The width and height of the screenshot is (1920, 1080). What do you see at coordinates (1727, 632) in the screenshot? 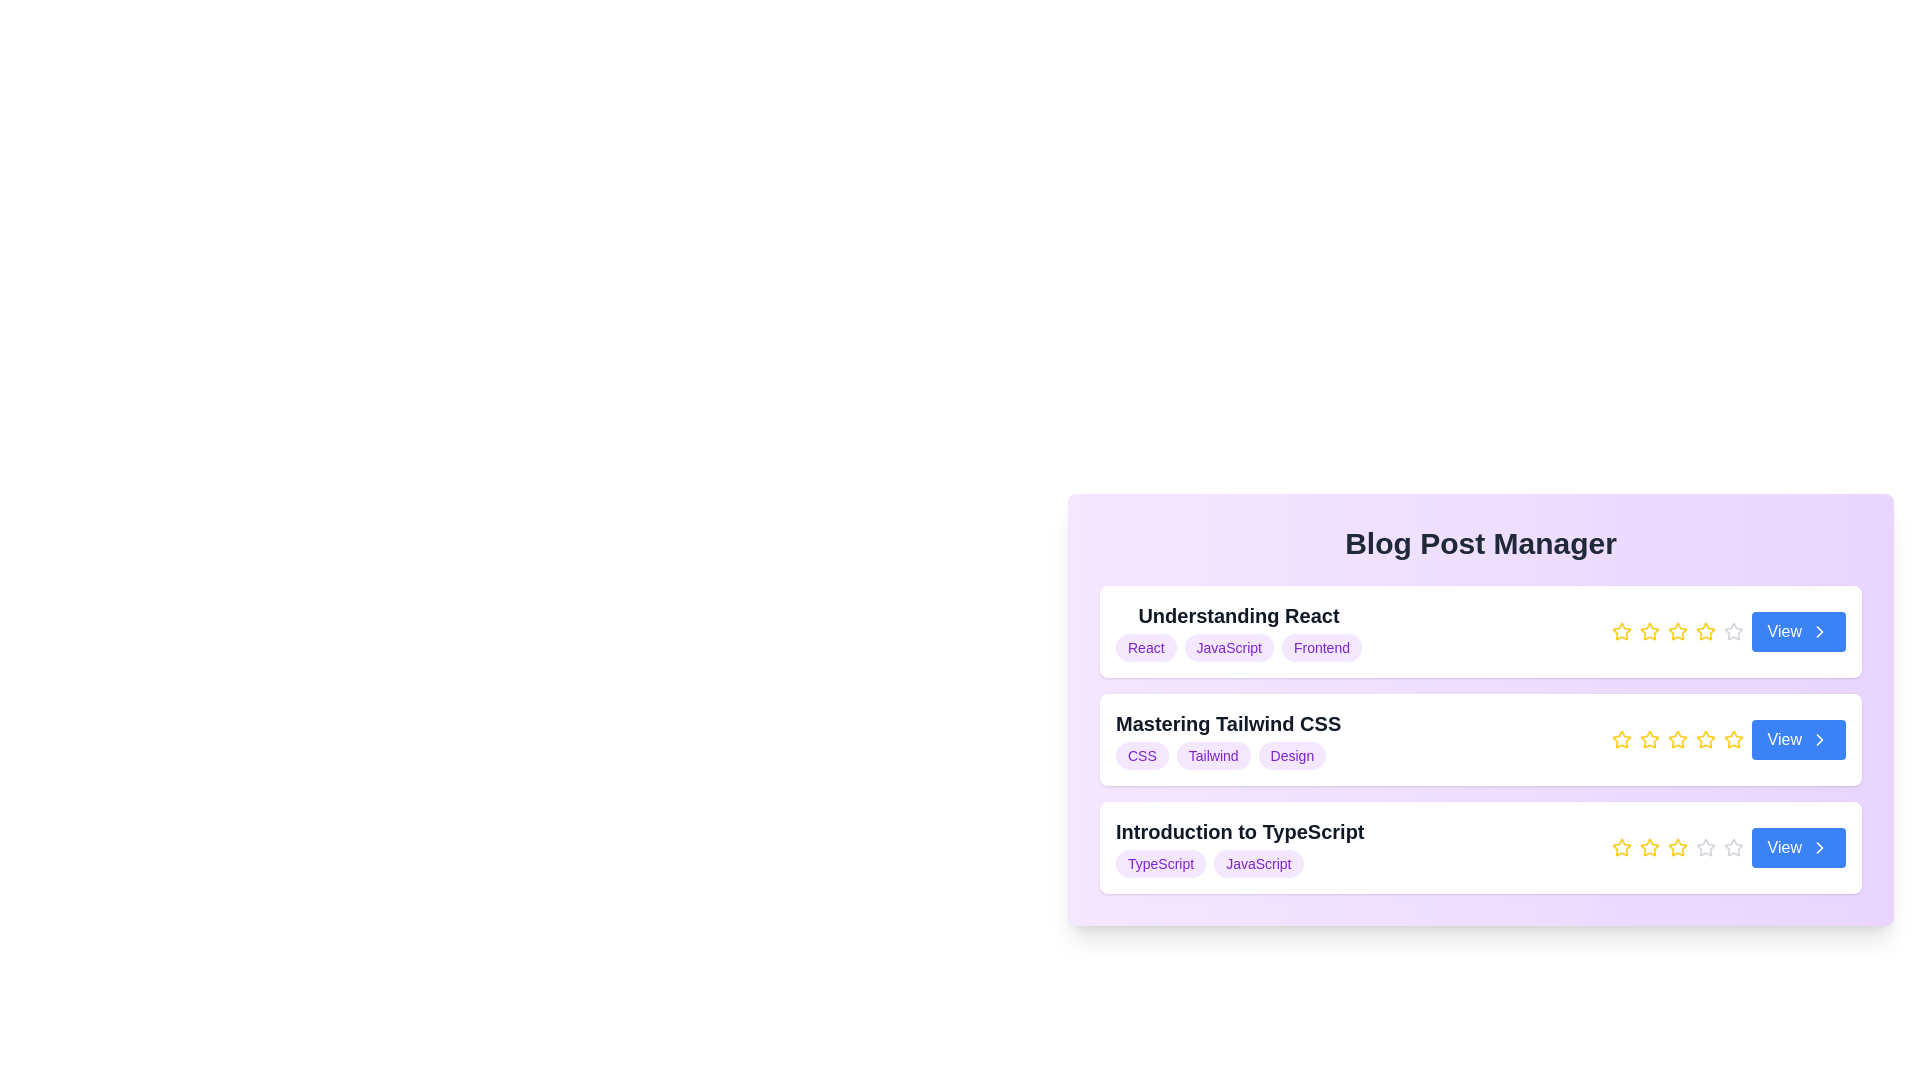
I see `the grey star in the 4-star rating indicator located in the topmost list item labeled 'Understanding React' in the 'Blog Post Manager' interface for visual emphasis` at bounding box center [1727, 632].